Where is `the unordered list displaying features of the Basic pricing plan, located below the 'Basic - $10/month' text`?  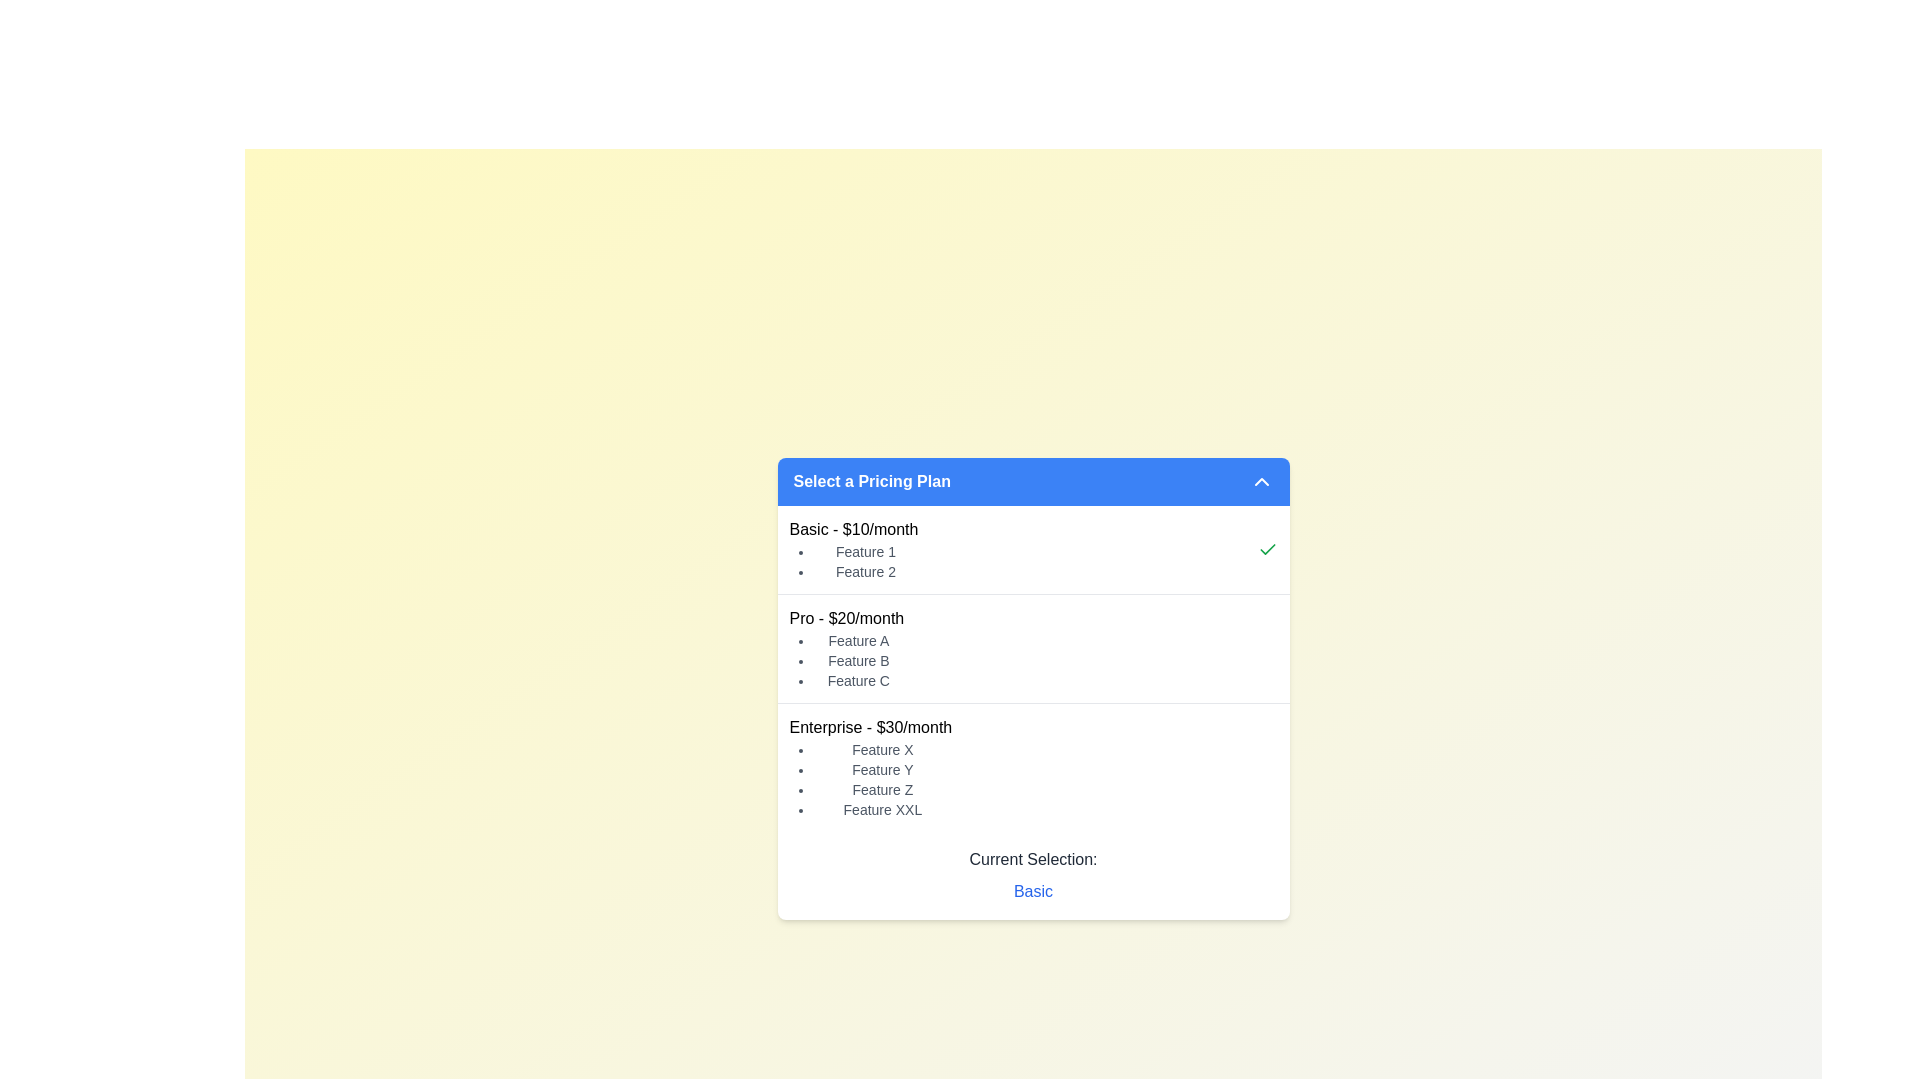 the unordered list displaying features of the Basic pricing plan, located below the 'Basic - $10/month' text is located at coordinates (854, 562).